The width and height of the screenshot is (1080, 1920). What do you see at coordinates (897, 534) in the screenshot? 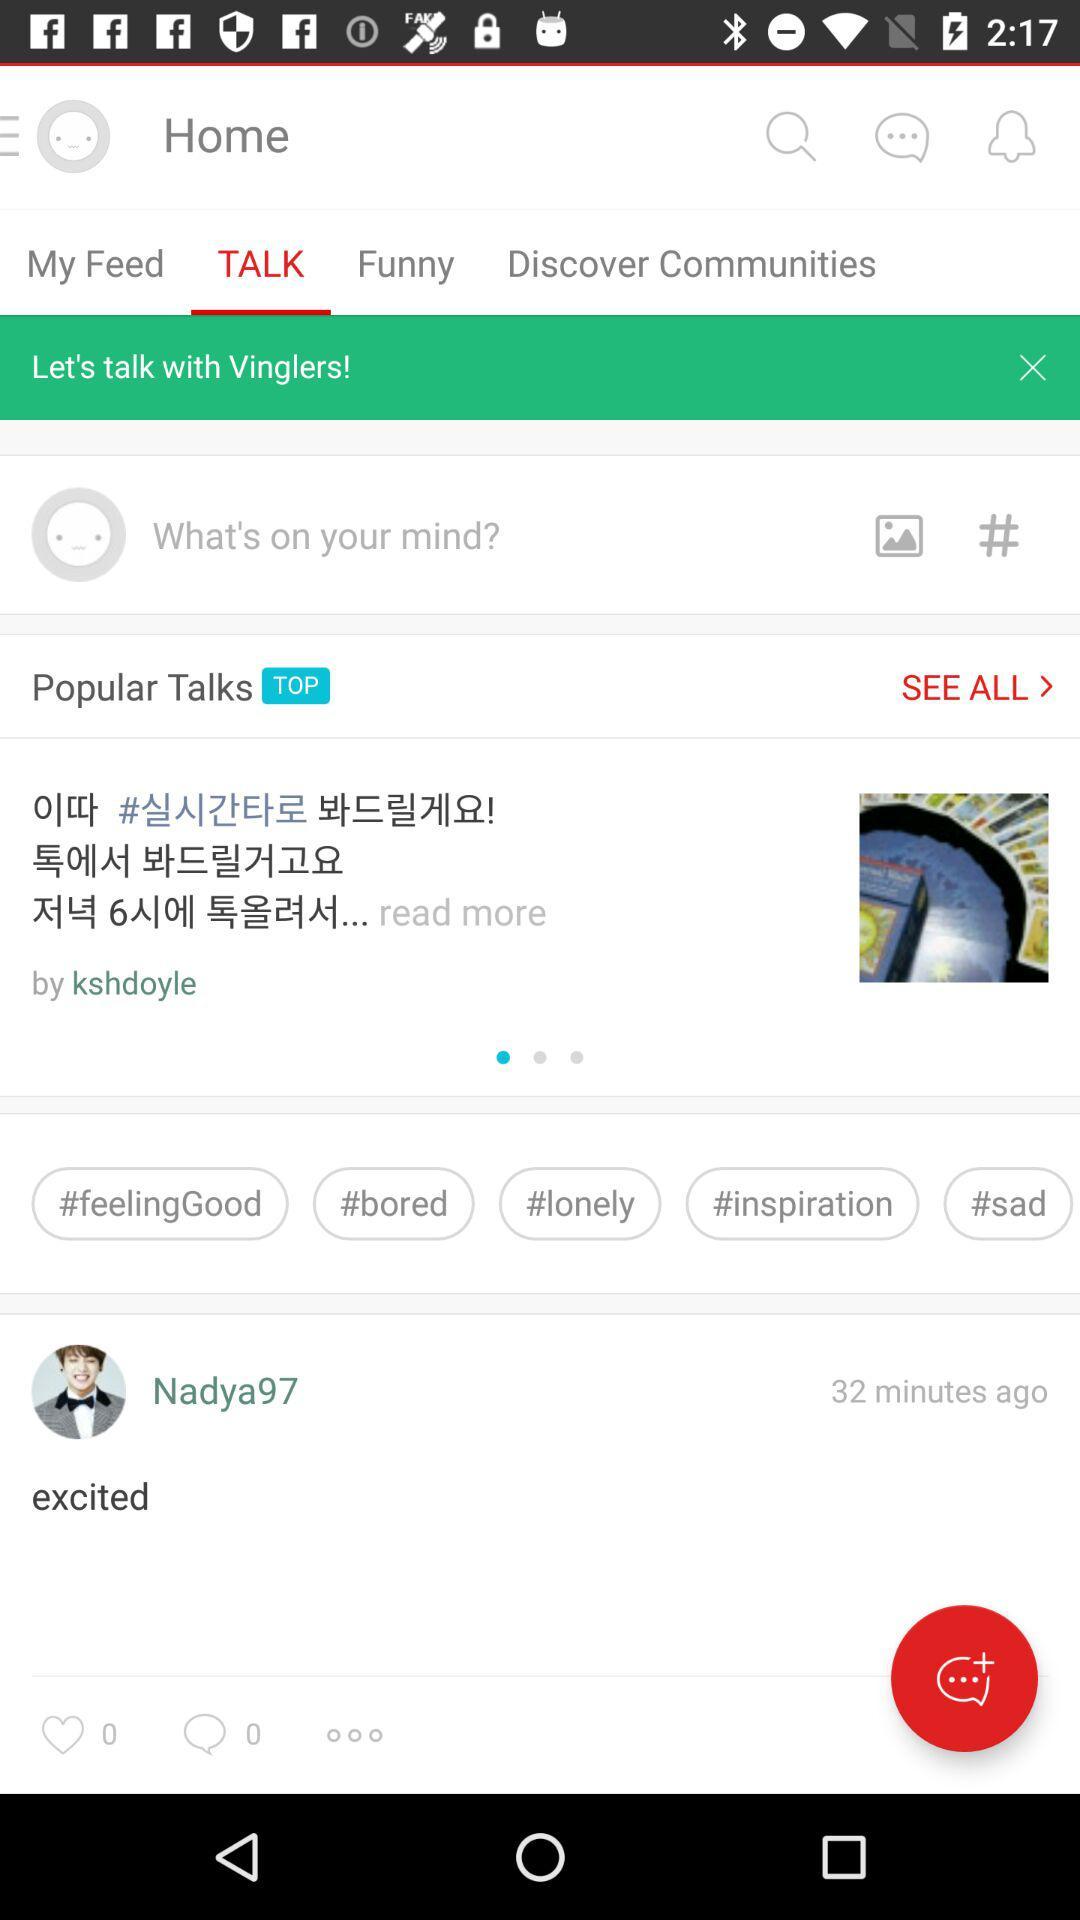
I see `picture option` at bounding box center [897, 534].